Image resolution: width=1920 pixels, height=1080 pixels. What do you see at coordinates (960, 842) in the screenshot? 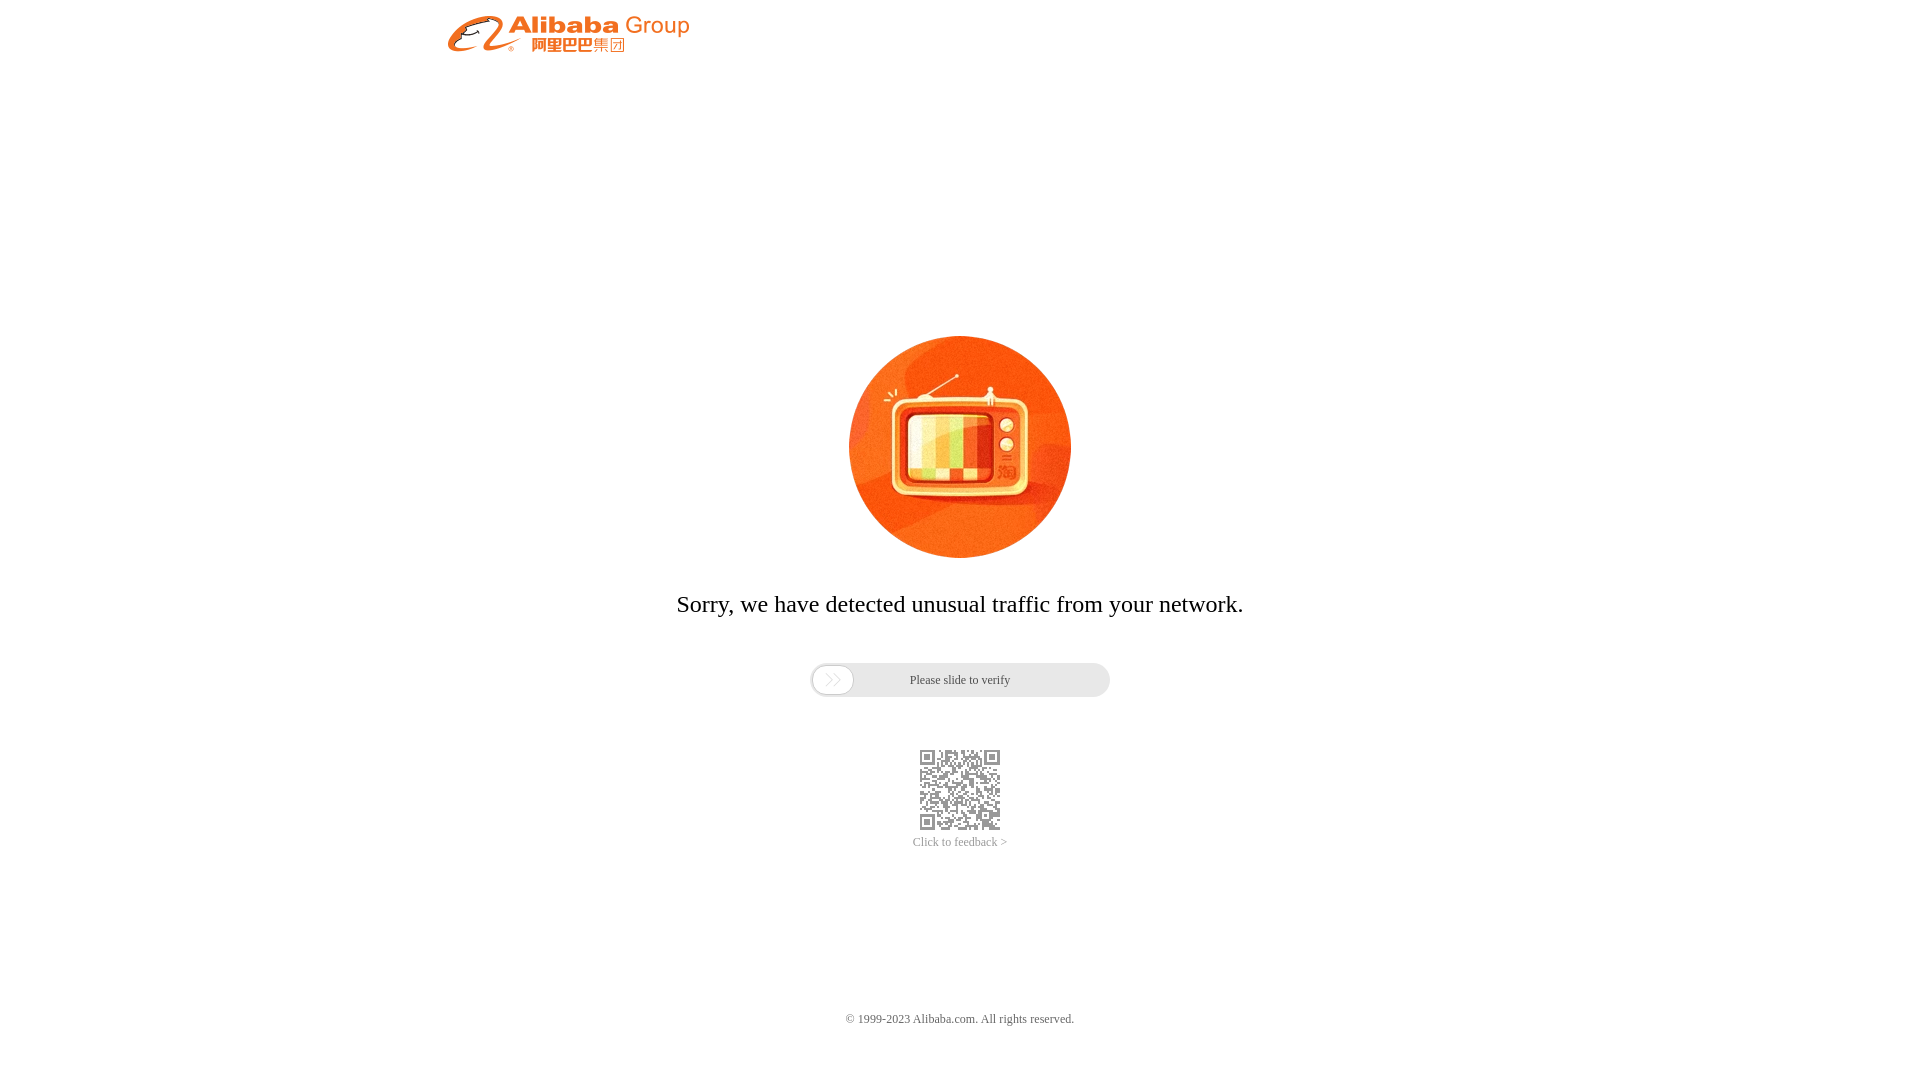
I see `'Click to feedback >'` at bounding box center [960, 842].